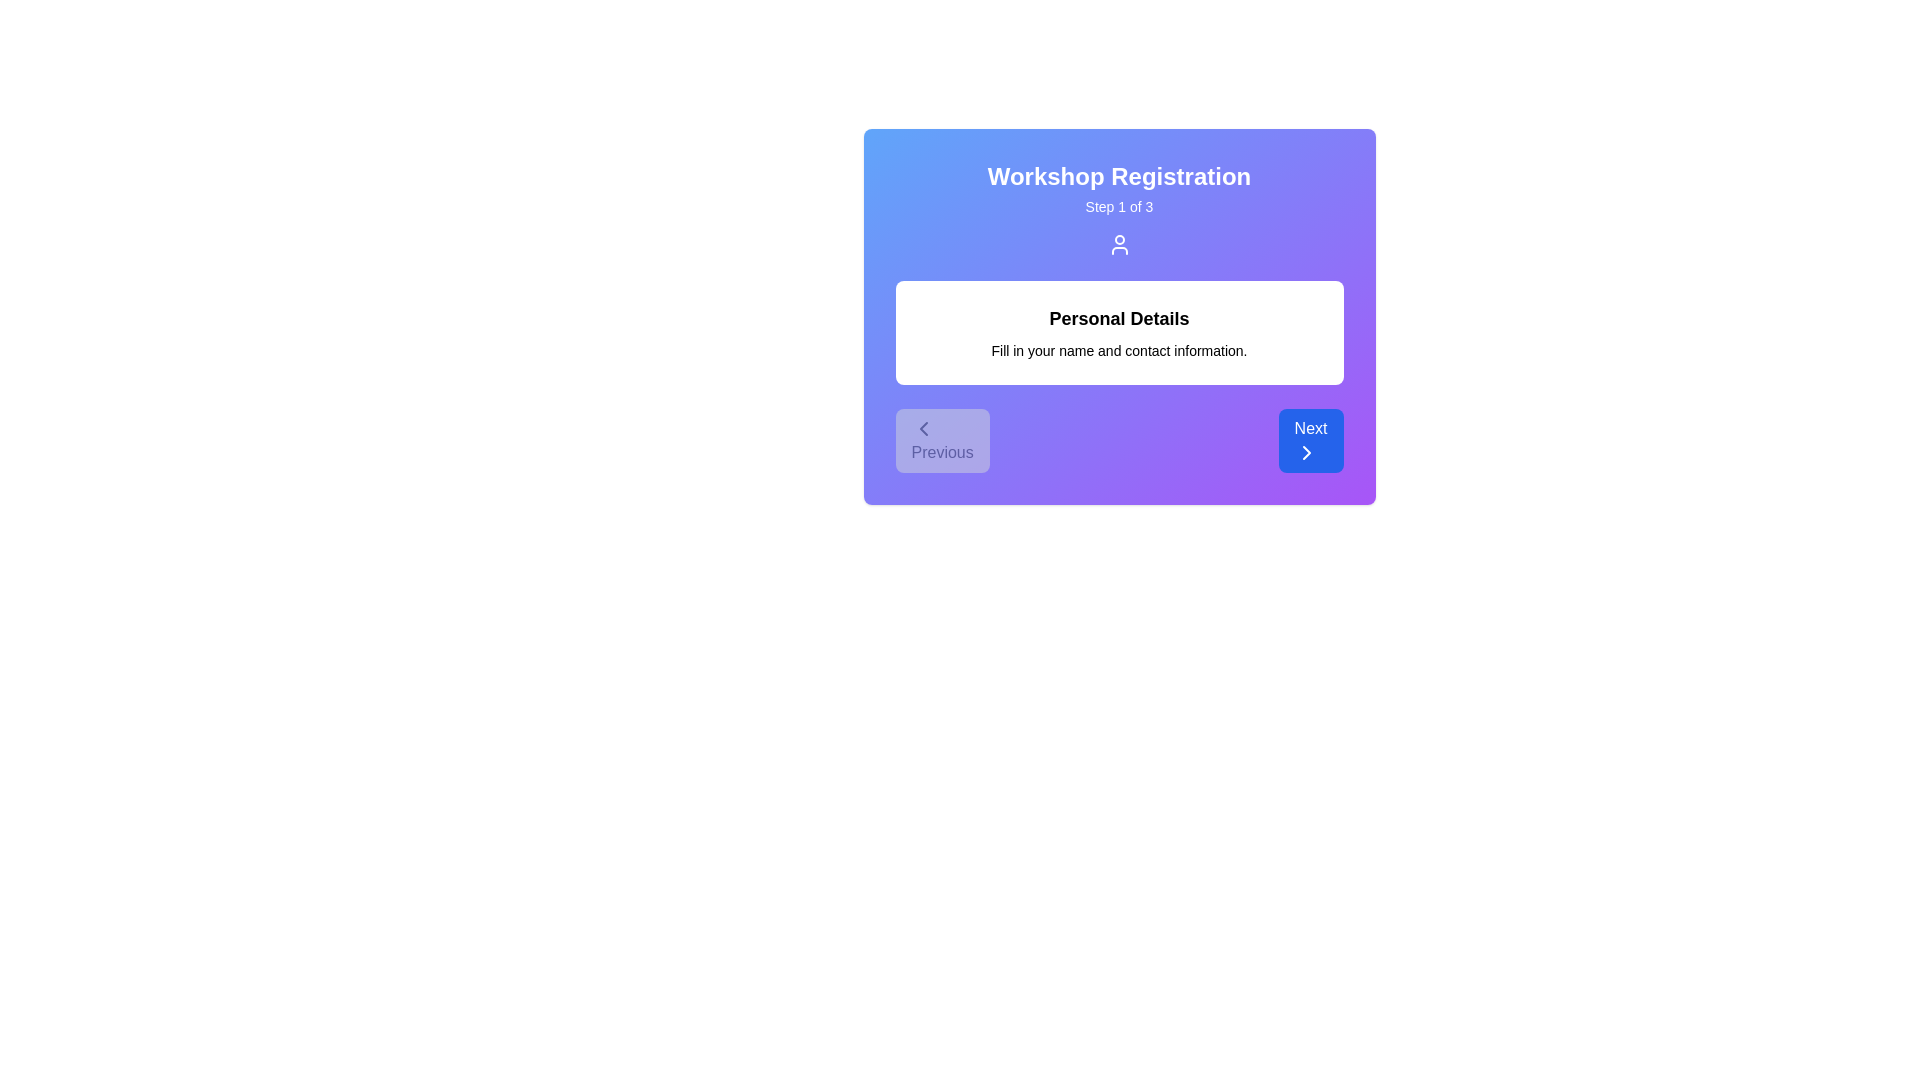  I want to click on the static text instruction 'Fill in your name and contact information.' positioned under the 'Personal Details' heading, so click(1118, 350).